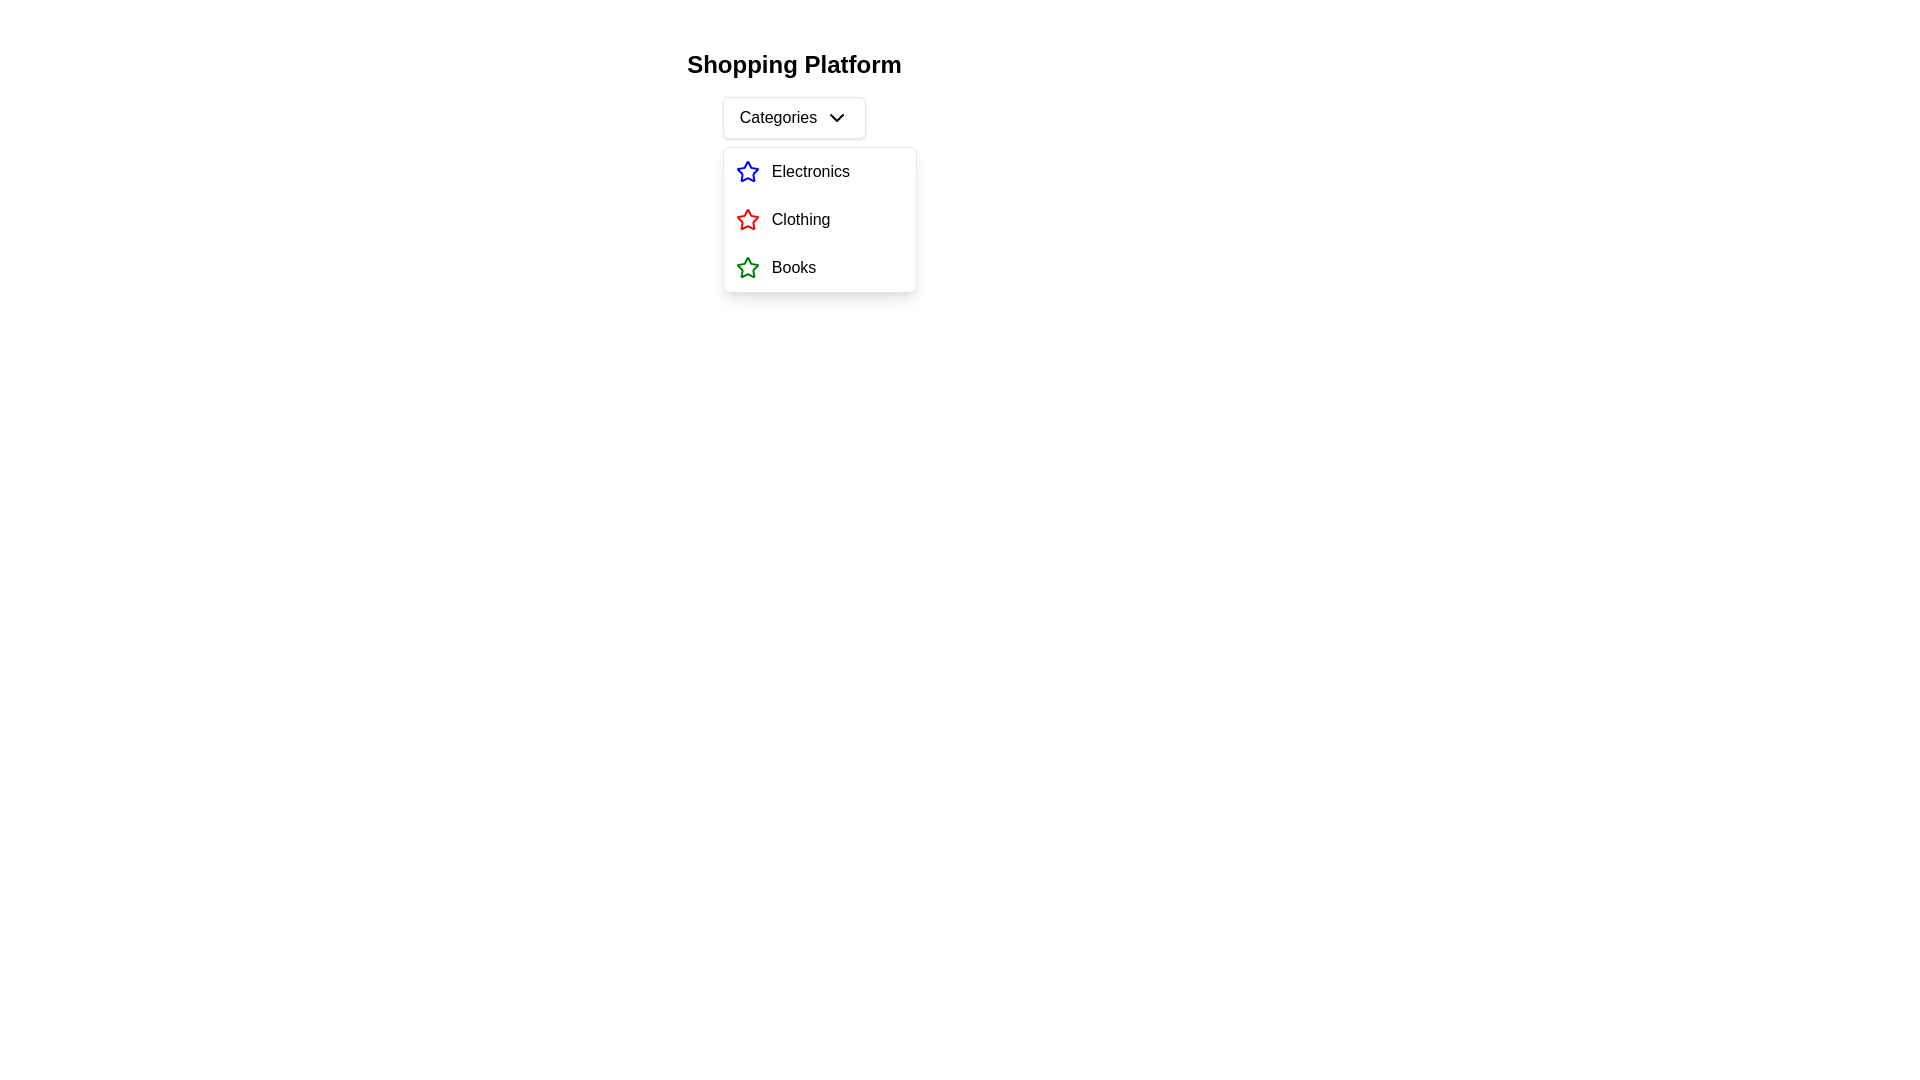  Describe the element at coordinates (746, 171) in the screenshot. I see `the first icon in the vertical list associated with the 'Electronics' category, located beside the text 'Electronics' in the dropdown menu under 'Categories'` at that location.